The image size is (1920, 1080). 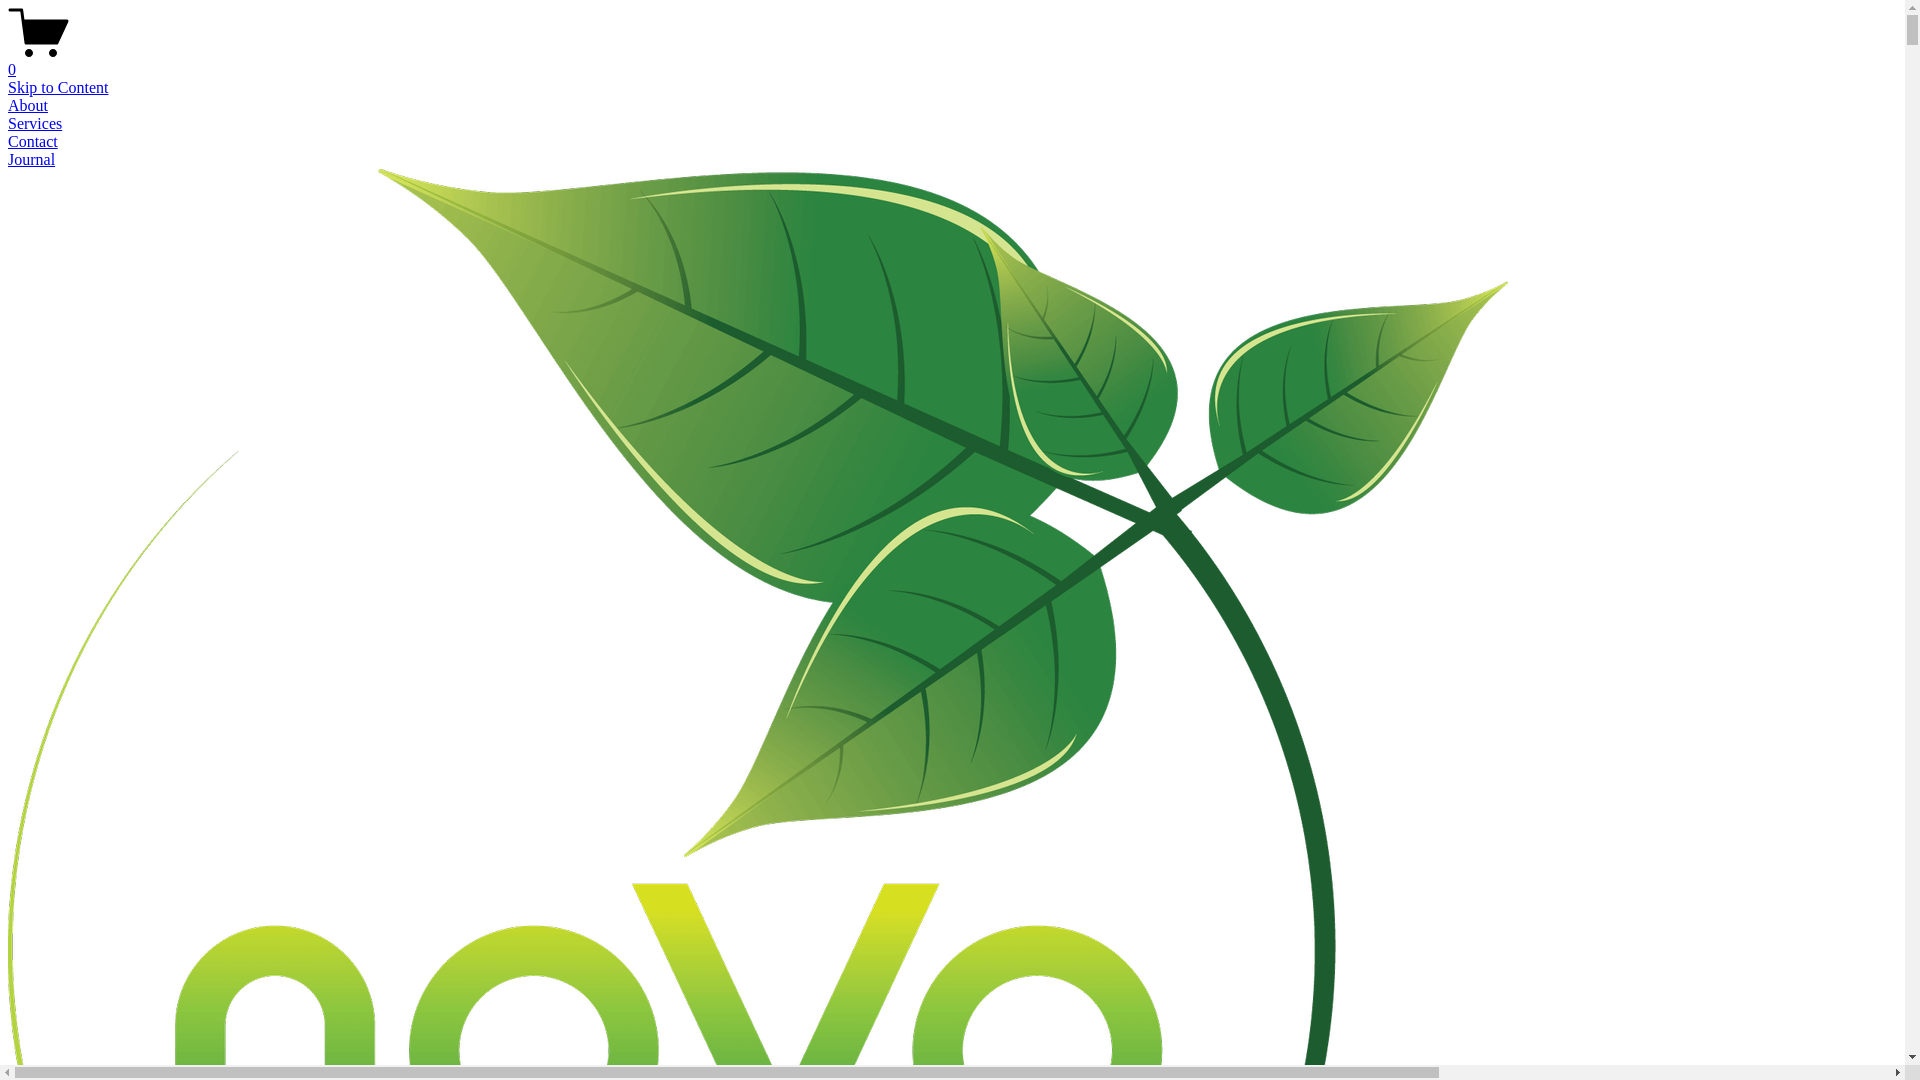 What do you see at coordinates (33, 140) in the screenshot?
I see `'Contact'` at bounding box center [33, 140].